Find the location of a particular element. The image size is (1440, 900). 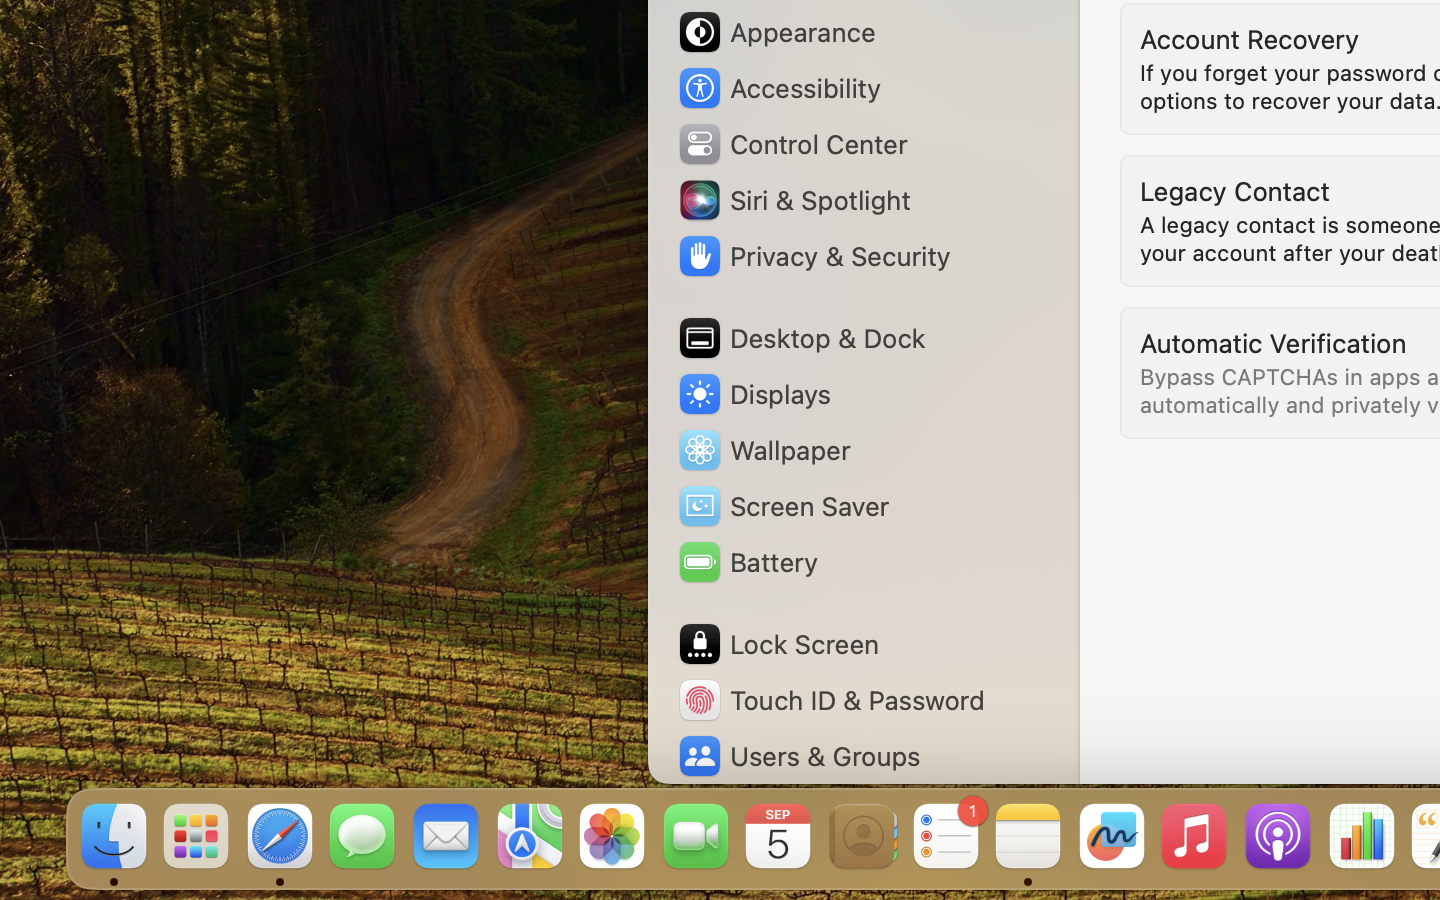

'Control Center' is located at coordinates (792, 144).